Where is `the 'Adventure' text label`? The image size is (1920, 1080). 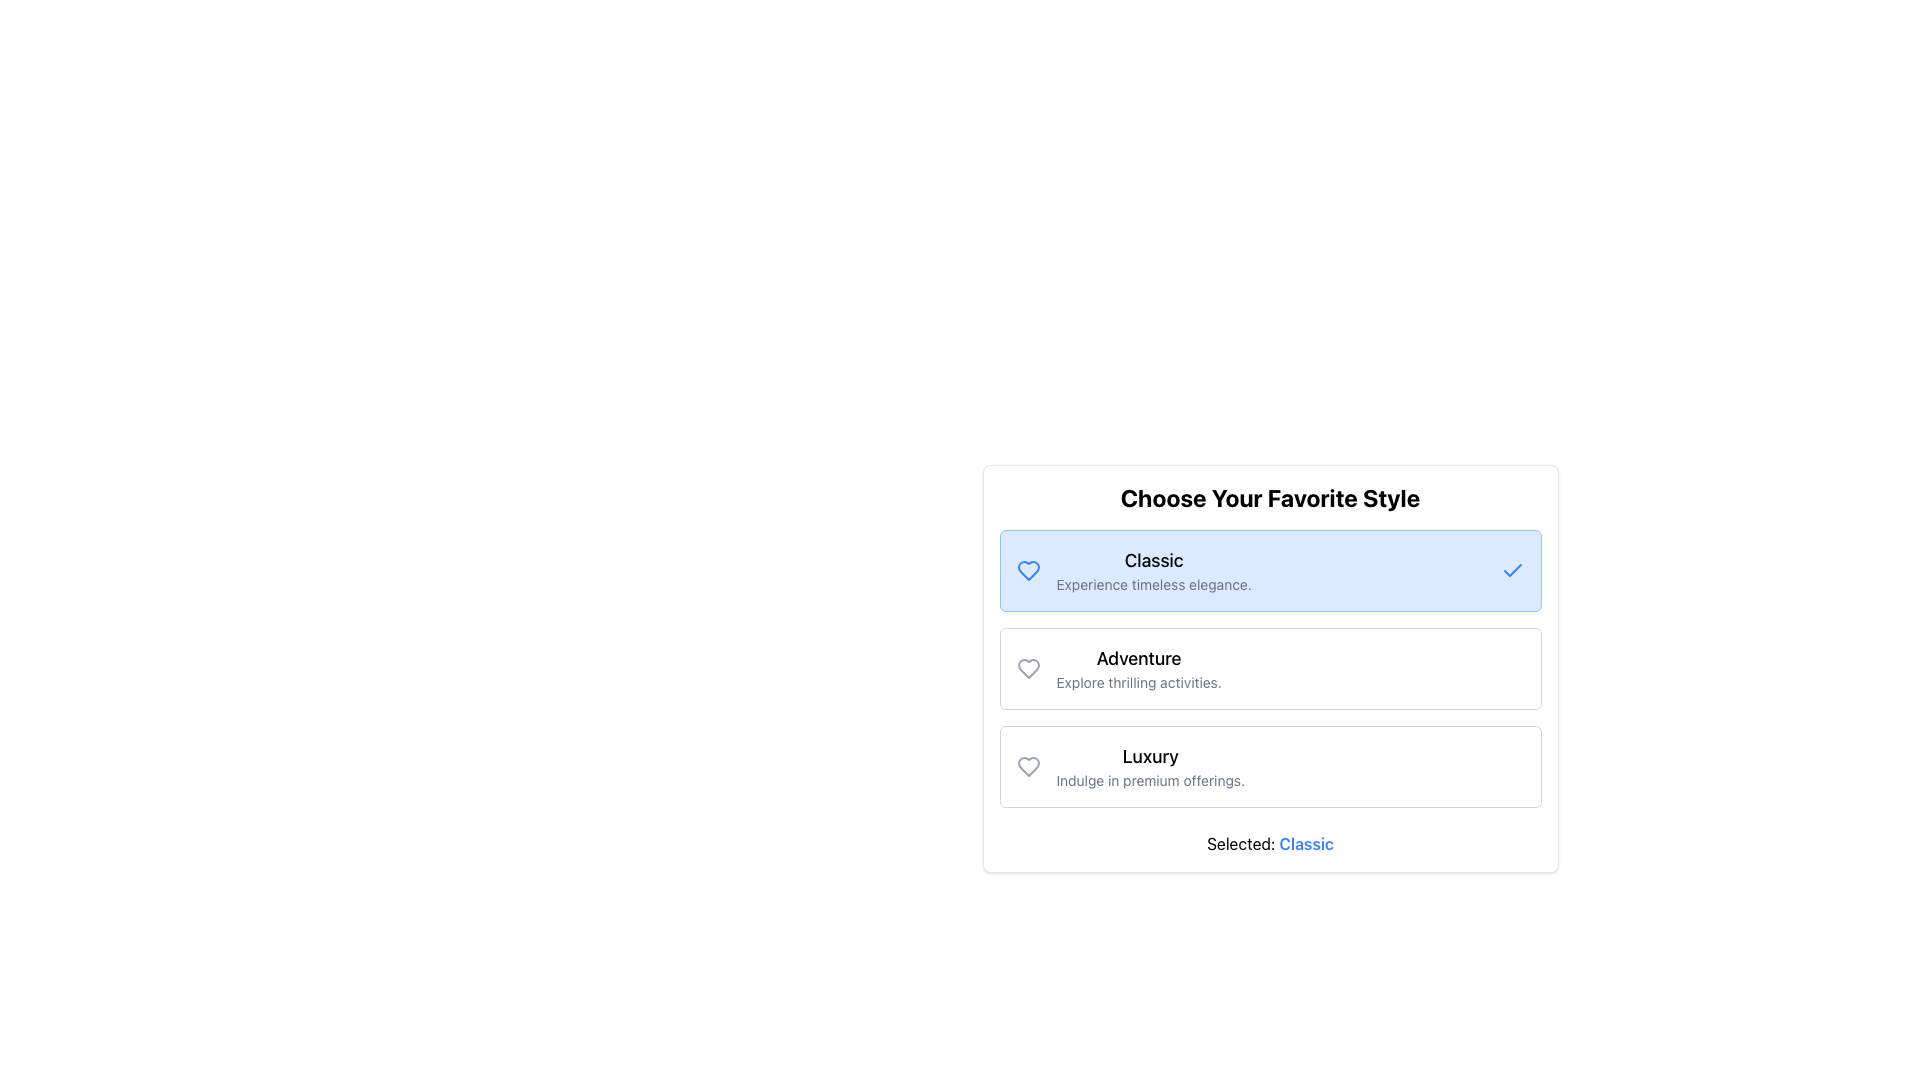
the 'Adventure' text label is located at coordinates (1138, 659).